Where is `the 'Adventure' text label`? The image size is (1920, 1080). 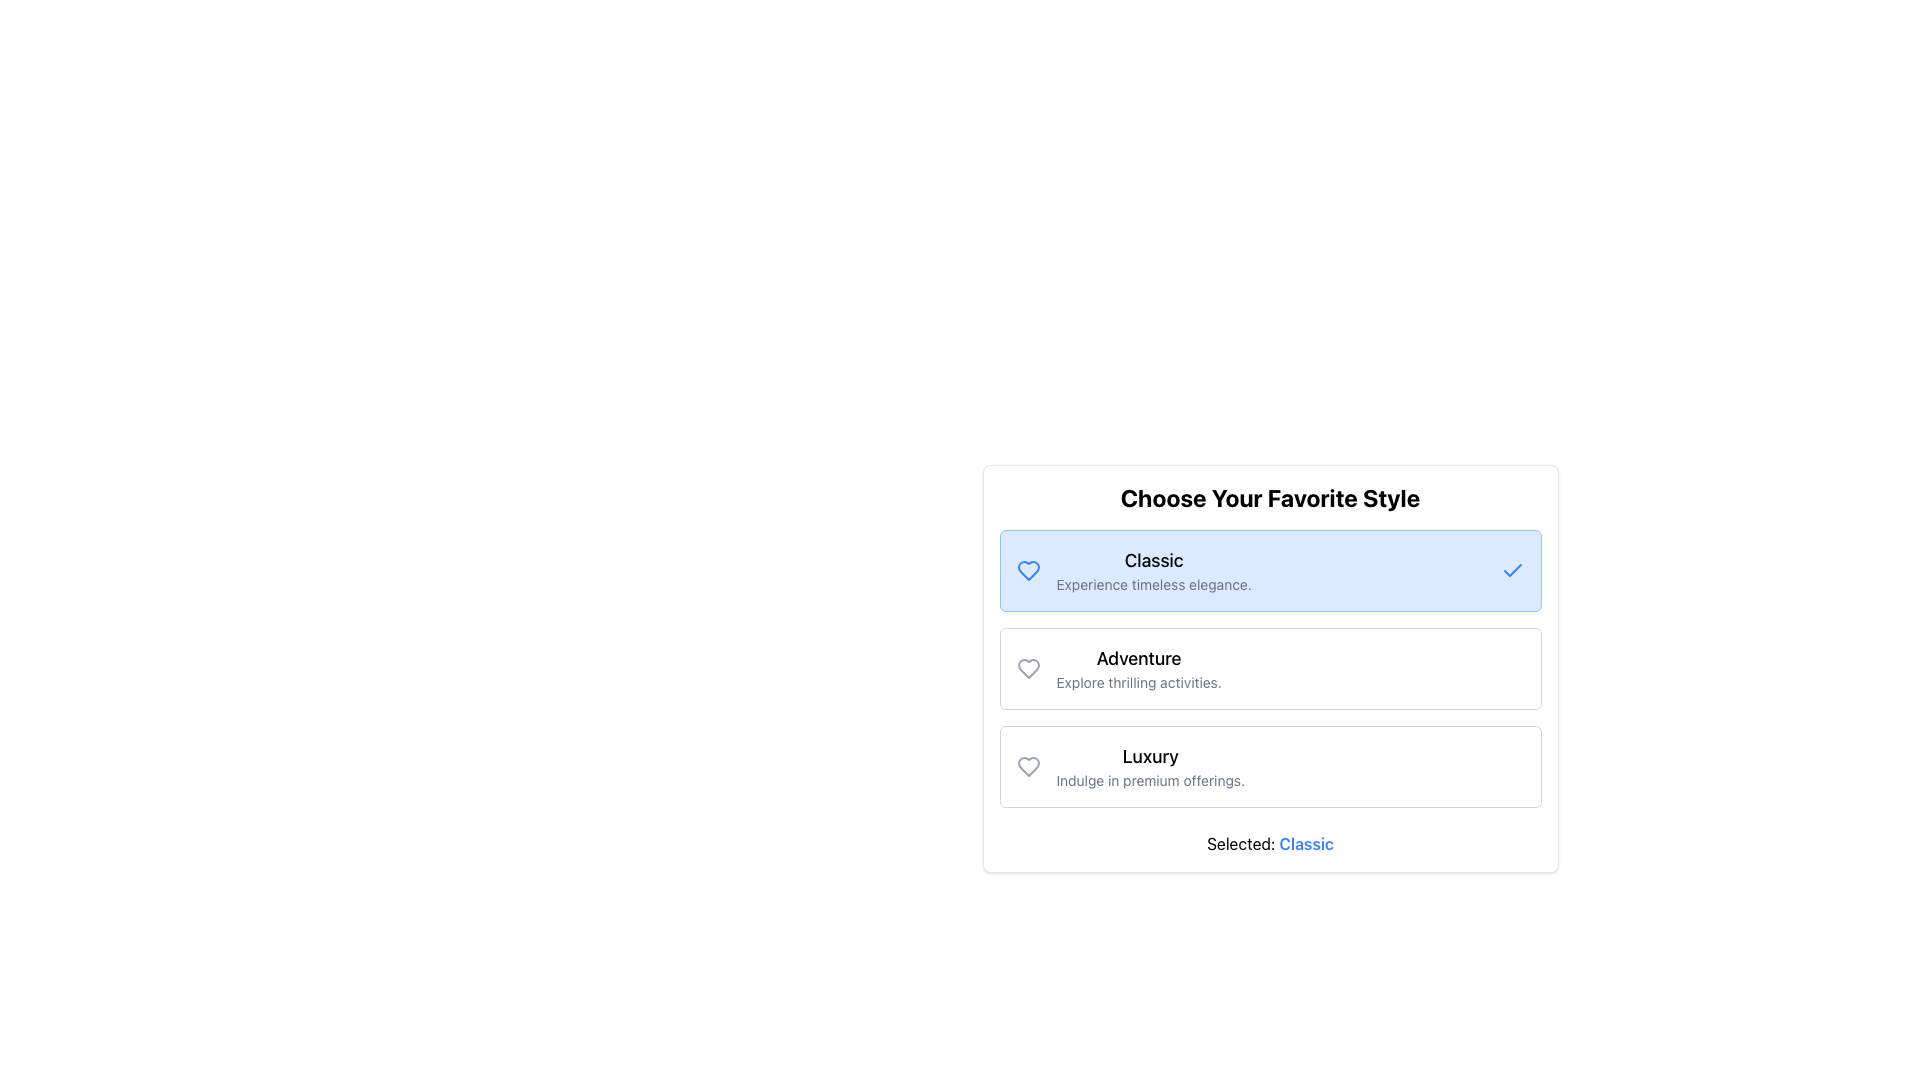
the 'Adventure' text label is located at coordinates (1138, 659).